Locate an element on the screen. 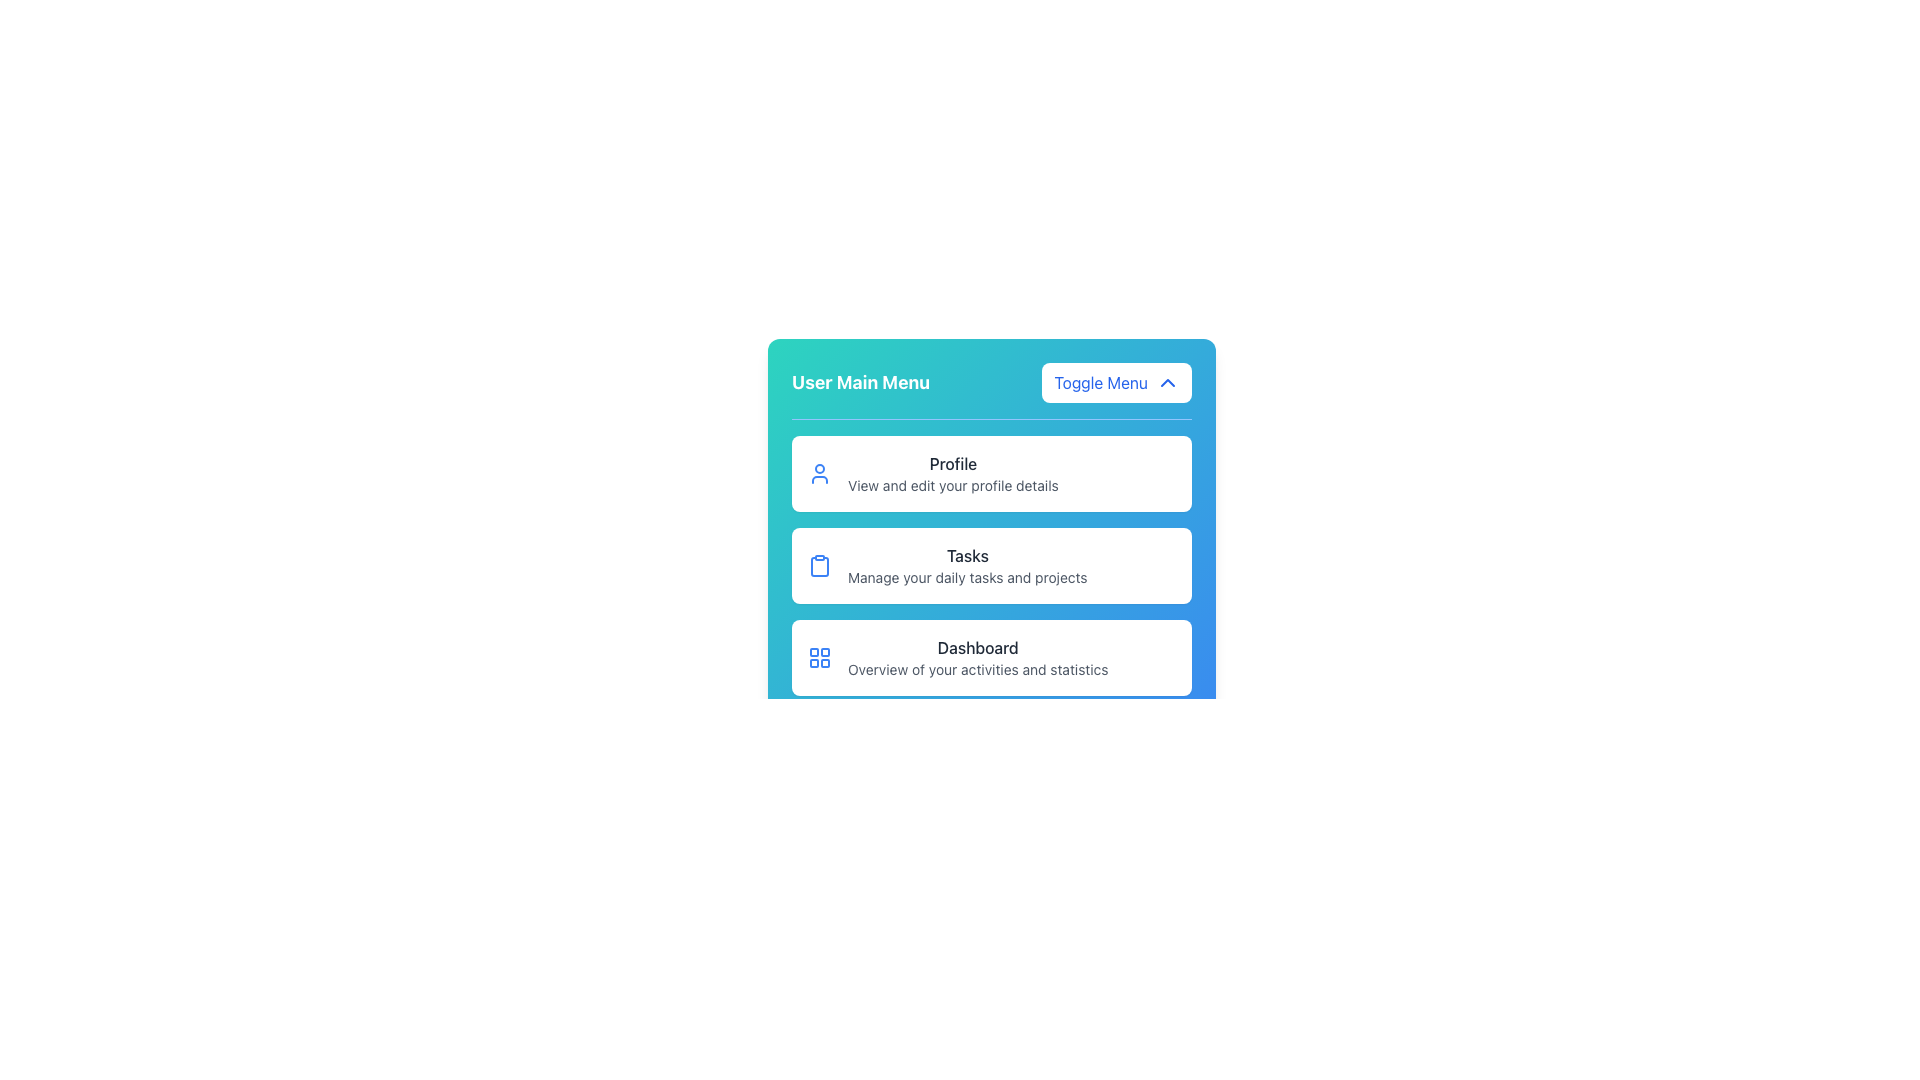 Image resolution: width=1920 pixels, height=1080 pixels. the List of navigation items located centrally below the 'User Main Menu' header is located at coordinates (992, 611).